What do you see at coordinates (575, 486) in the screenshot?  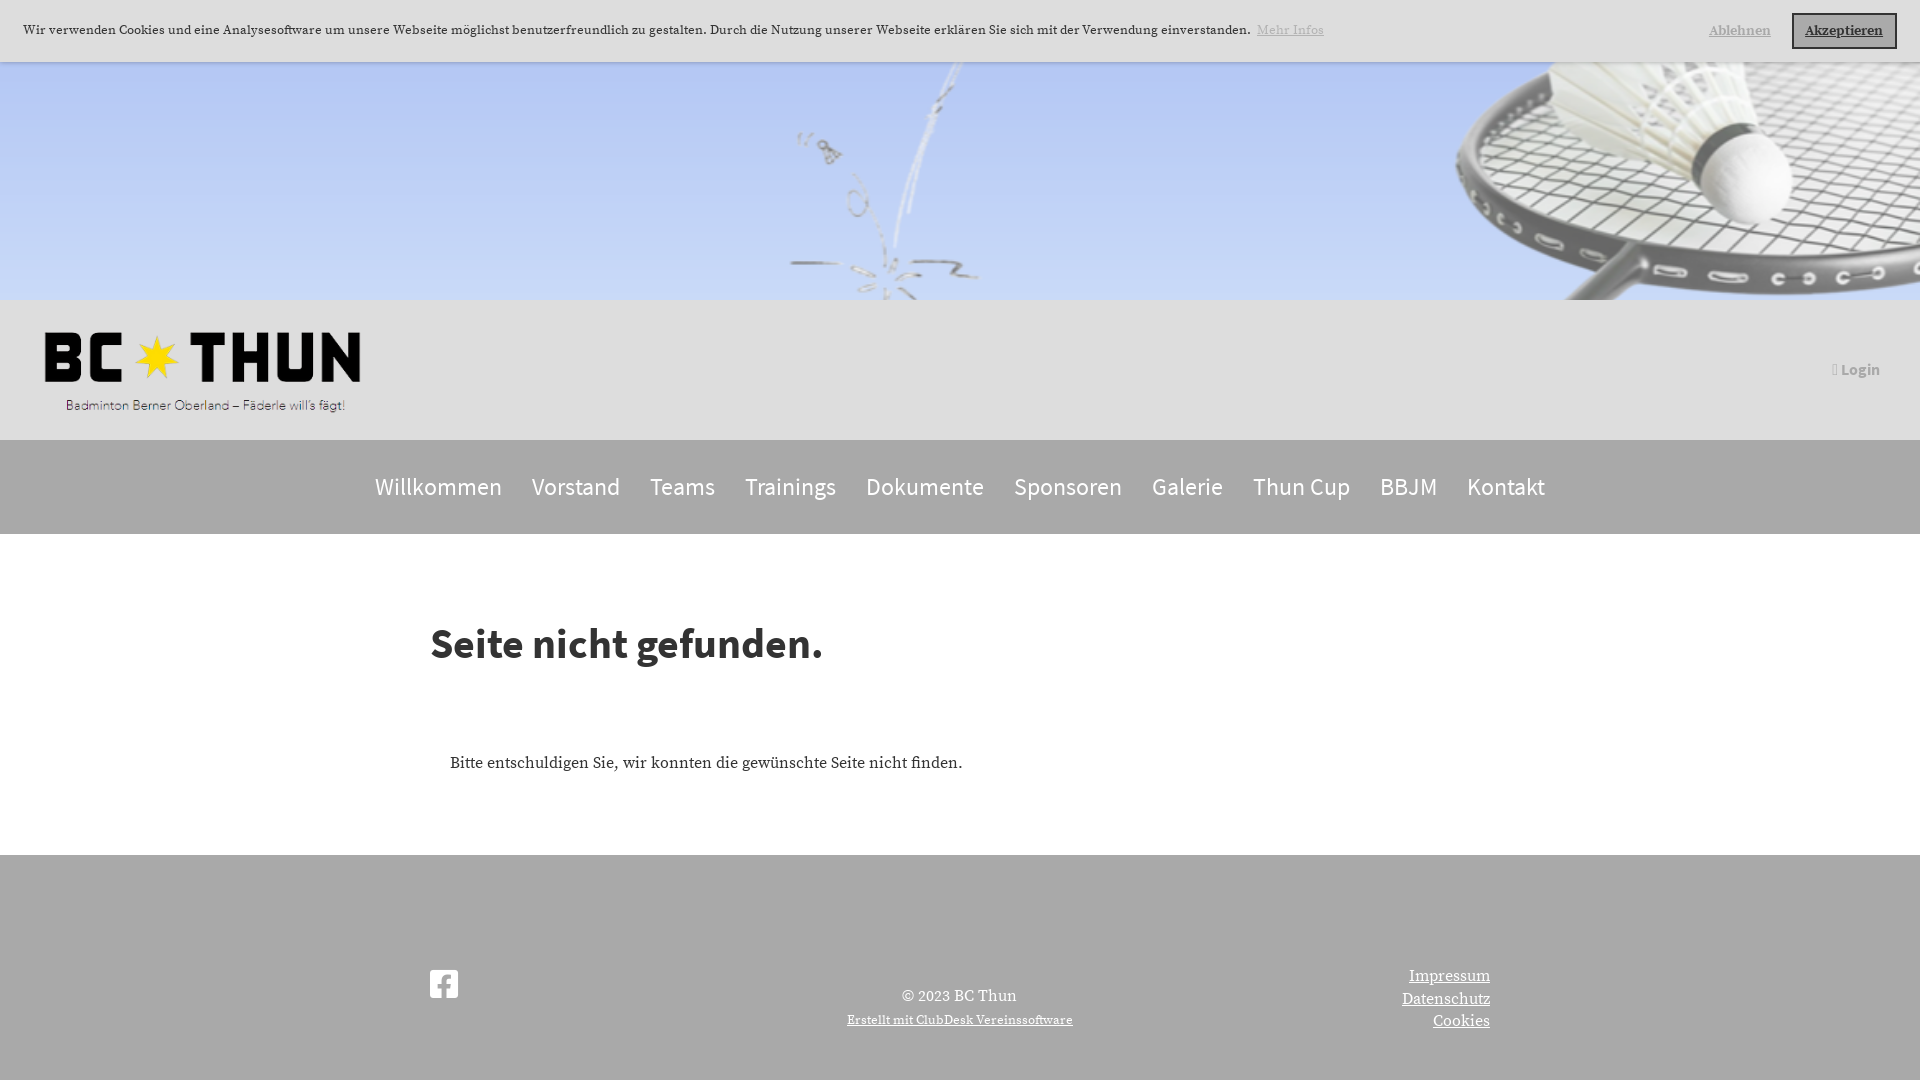 I see `'Vorstand'` at bounding box center [575, 486].